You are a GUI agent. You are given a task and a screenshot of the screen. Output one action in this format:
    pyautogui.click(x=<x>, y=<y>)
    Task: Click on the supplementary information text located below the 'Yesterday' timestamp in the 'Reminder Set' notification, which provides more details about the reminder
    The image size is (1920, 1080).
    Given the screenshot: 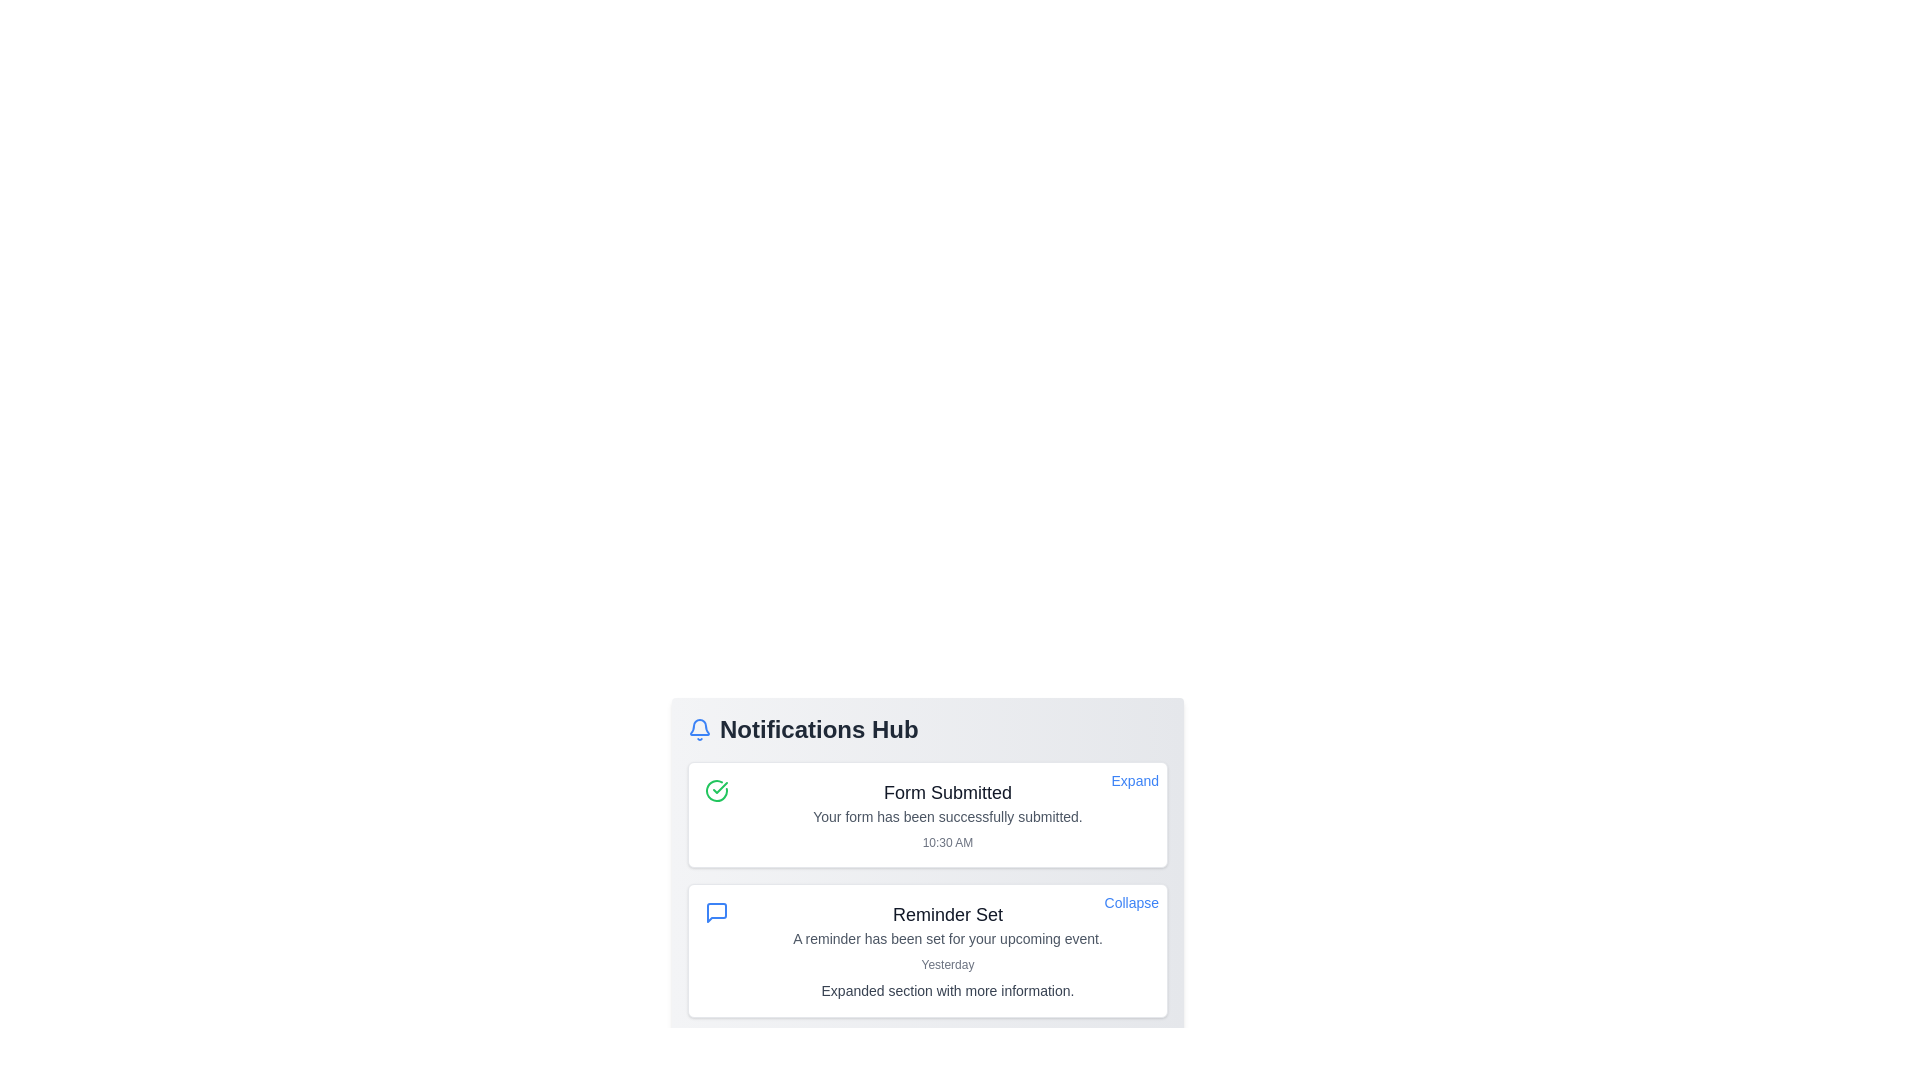 What is the action you would take?
    pyautogui.click(x=947, y=991)
    